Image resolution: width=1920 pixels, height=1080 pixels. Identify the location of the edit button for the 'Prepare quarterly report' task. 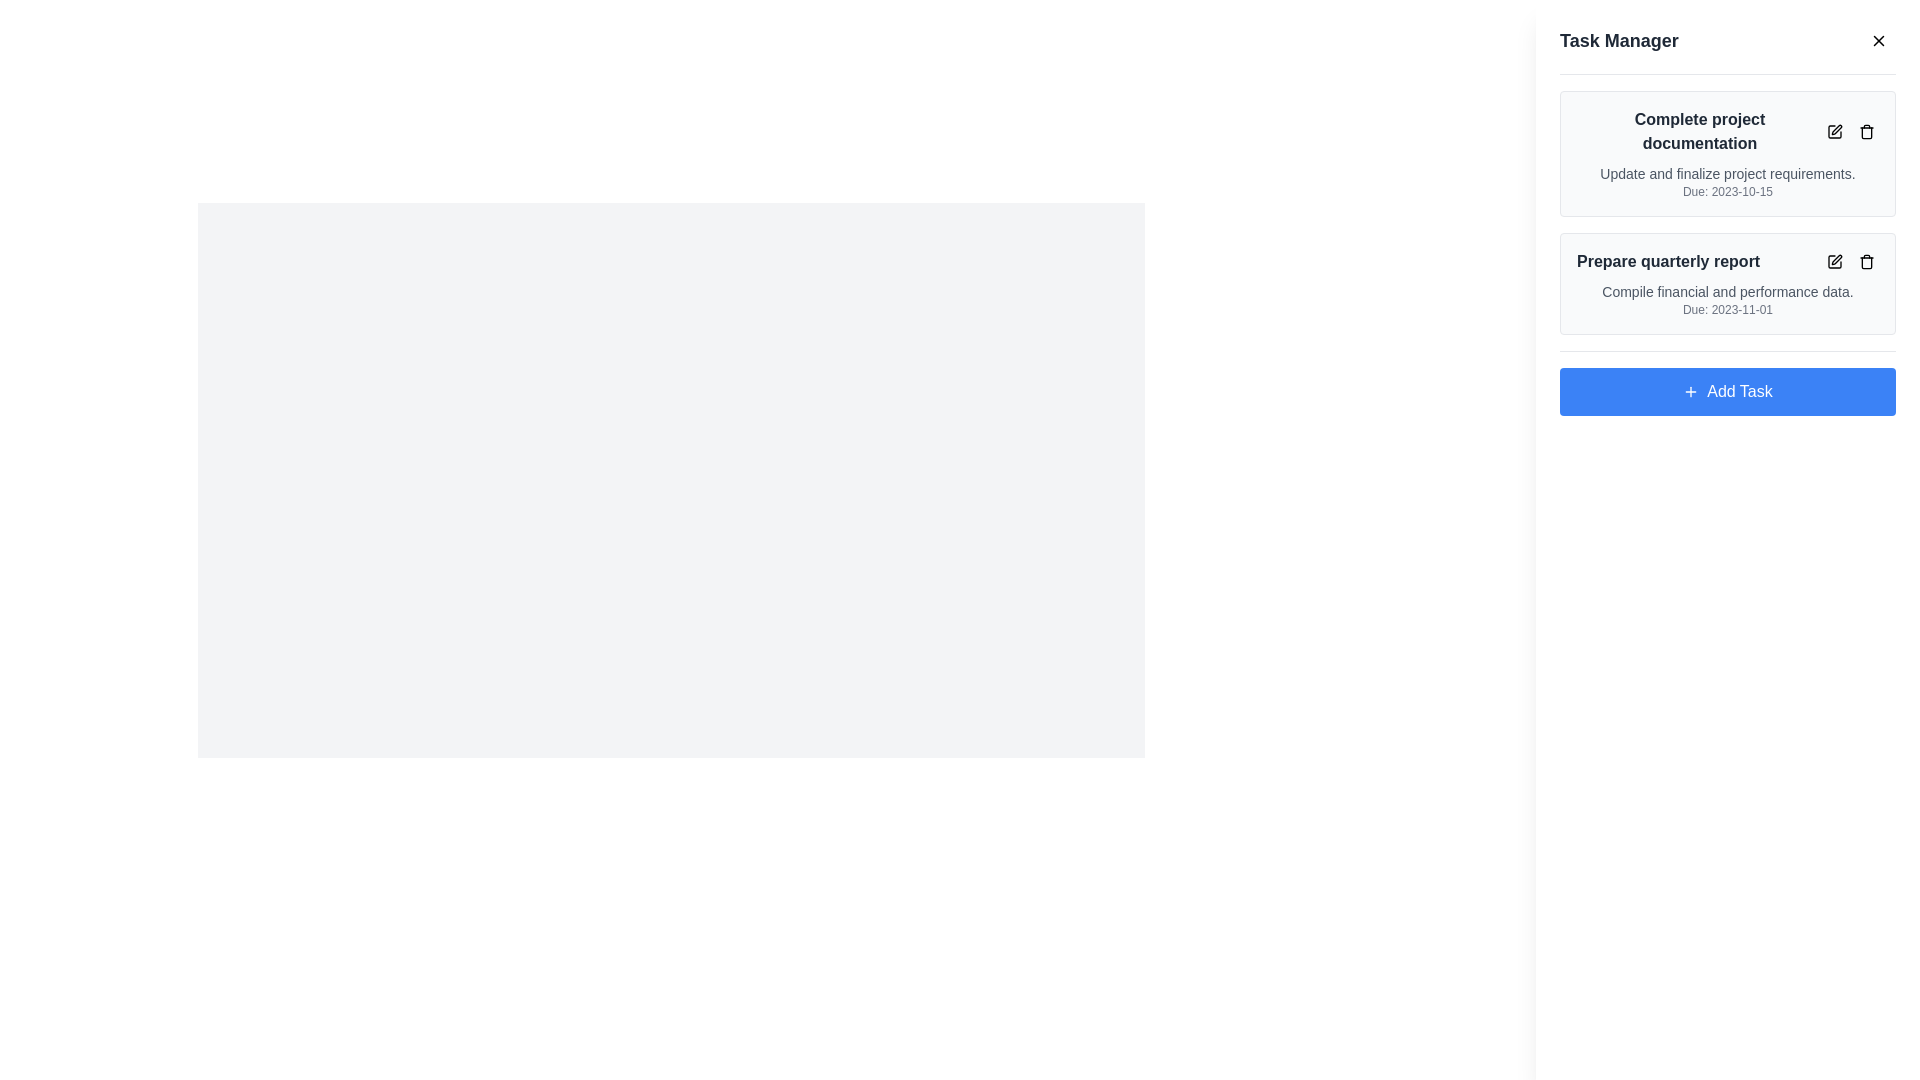
(1834, 261).